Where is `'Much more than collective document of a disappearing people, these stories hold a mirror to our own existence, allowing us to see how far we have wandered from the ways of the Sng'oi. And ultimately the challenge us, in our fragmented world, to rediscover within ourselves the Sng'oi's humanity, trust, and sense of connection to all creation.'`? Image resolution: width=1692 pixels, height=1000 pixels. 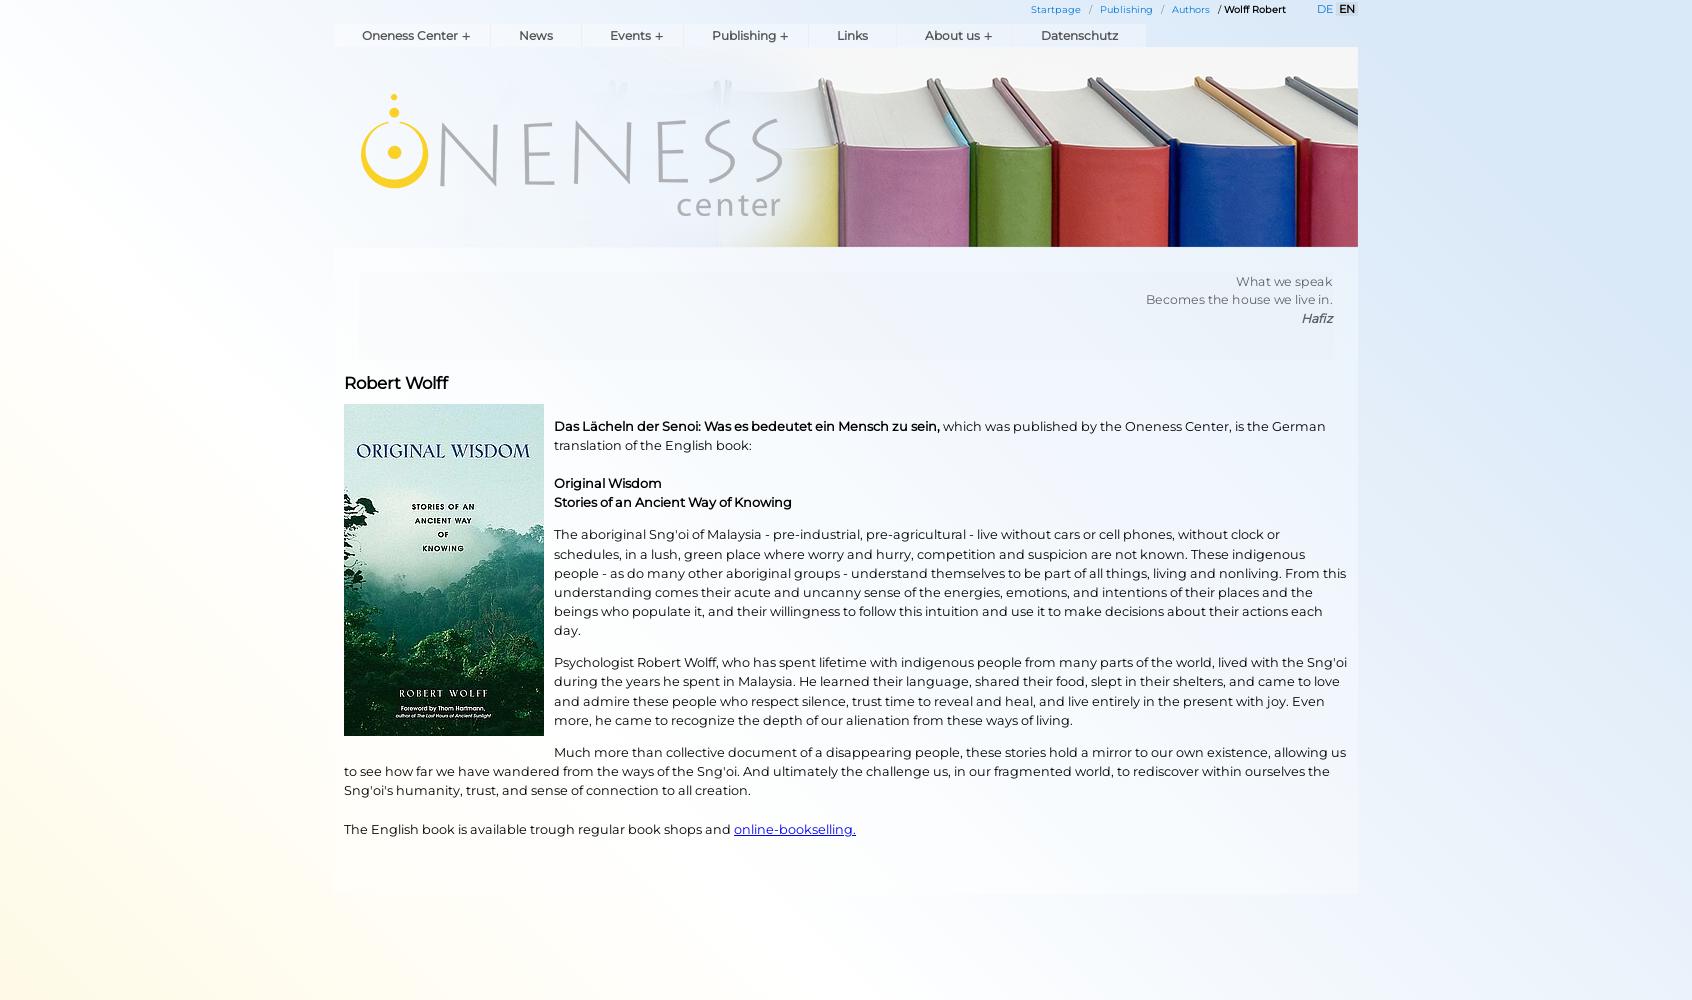 'Much more than collective document of a disappearing people, these stories hold a mirror to our own existence, allowing us to see how far we have wandered from the ways of the Sng'oi. And ultimately the challenge us, in our fragmented world, to rediscover within ourselves the Sng'oi's humanity, trust, and sense of connection to all creation.' is located at coordinates (844, 771).